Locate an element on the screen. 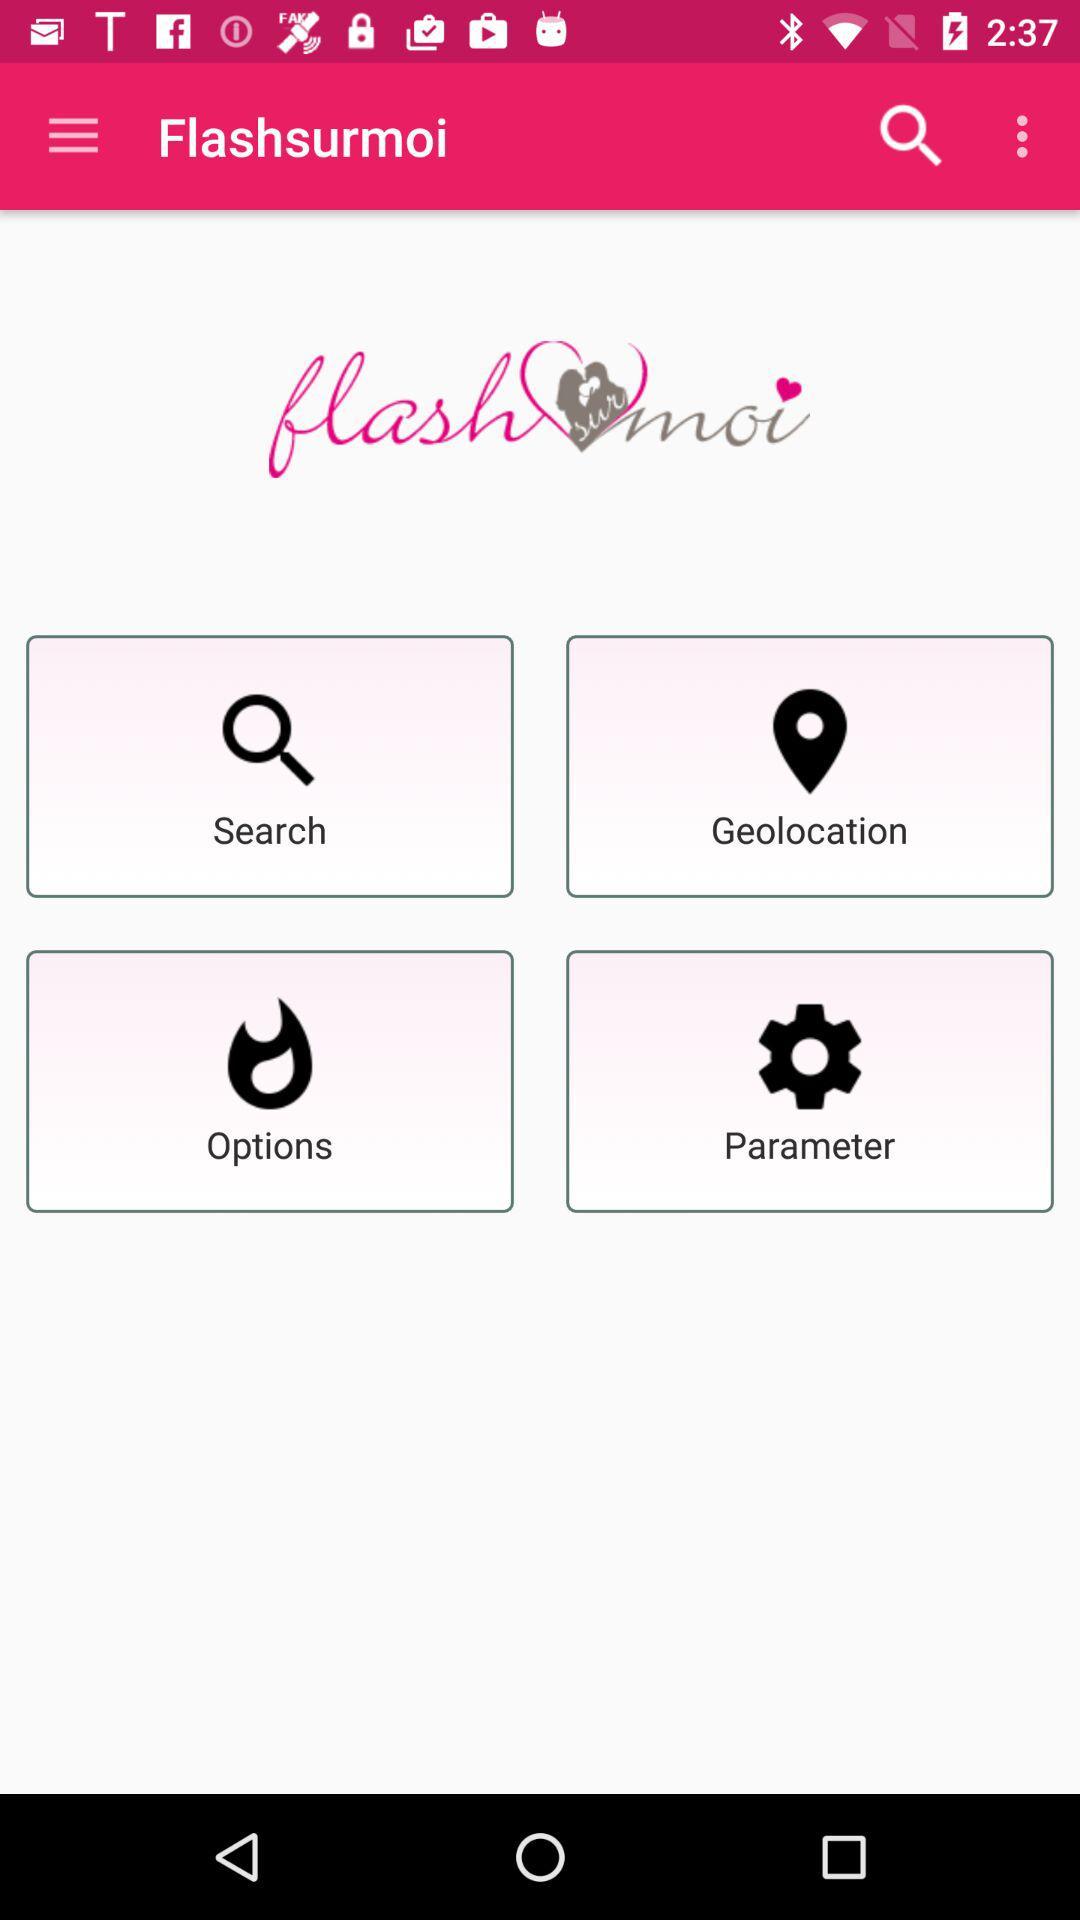 Image resolution: width=1080 pixels, height=1920 pixels. flashmoi is located at coordinates (538, 408).